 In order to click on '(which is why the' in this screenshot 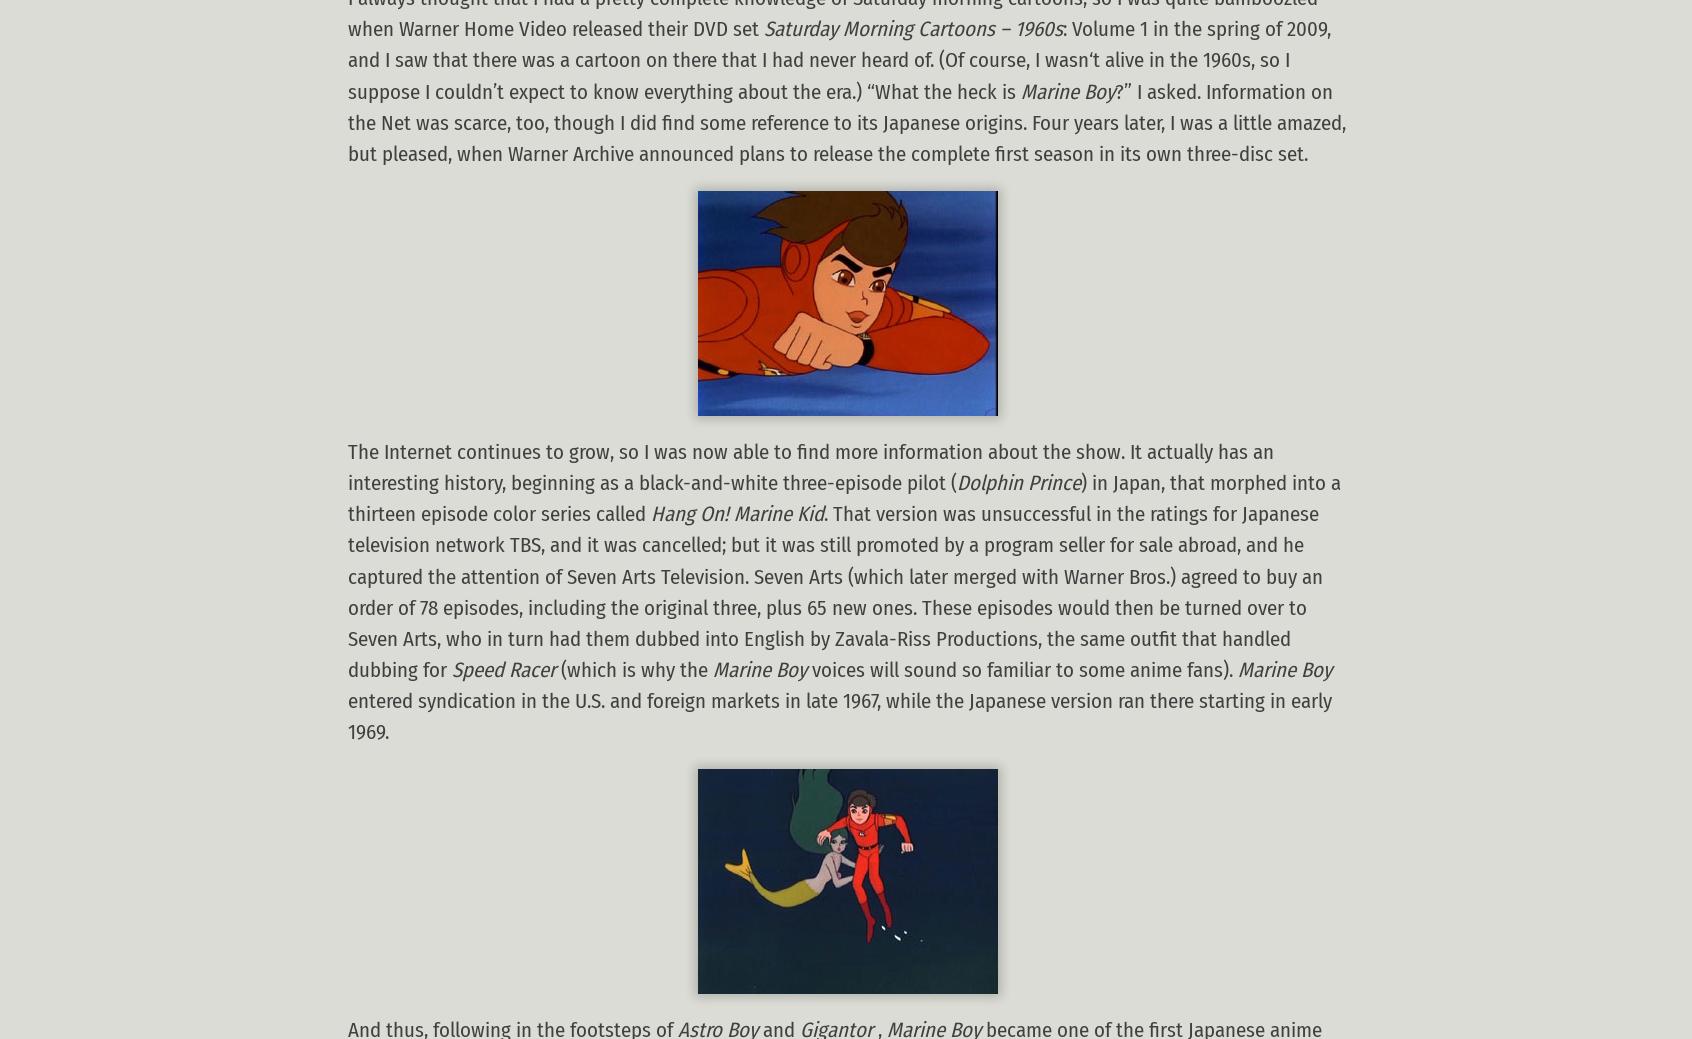, I will do `click(633, 670)`.